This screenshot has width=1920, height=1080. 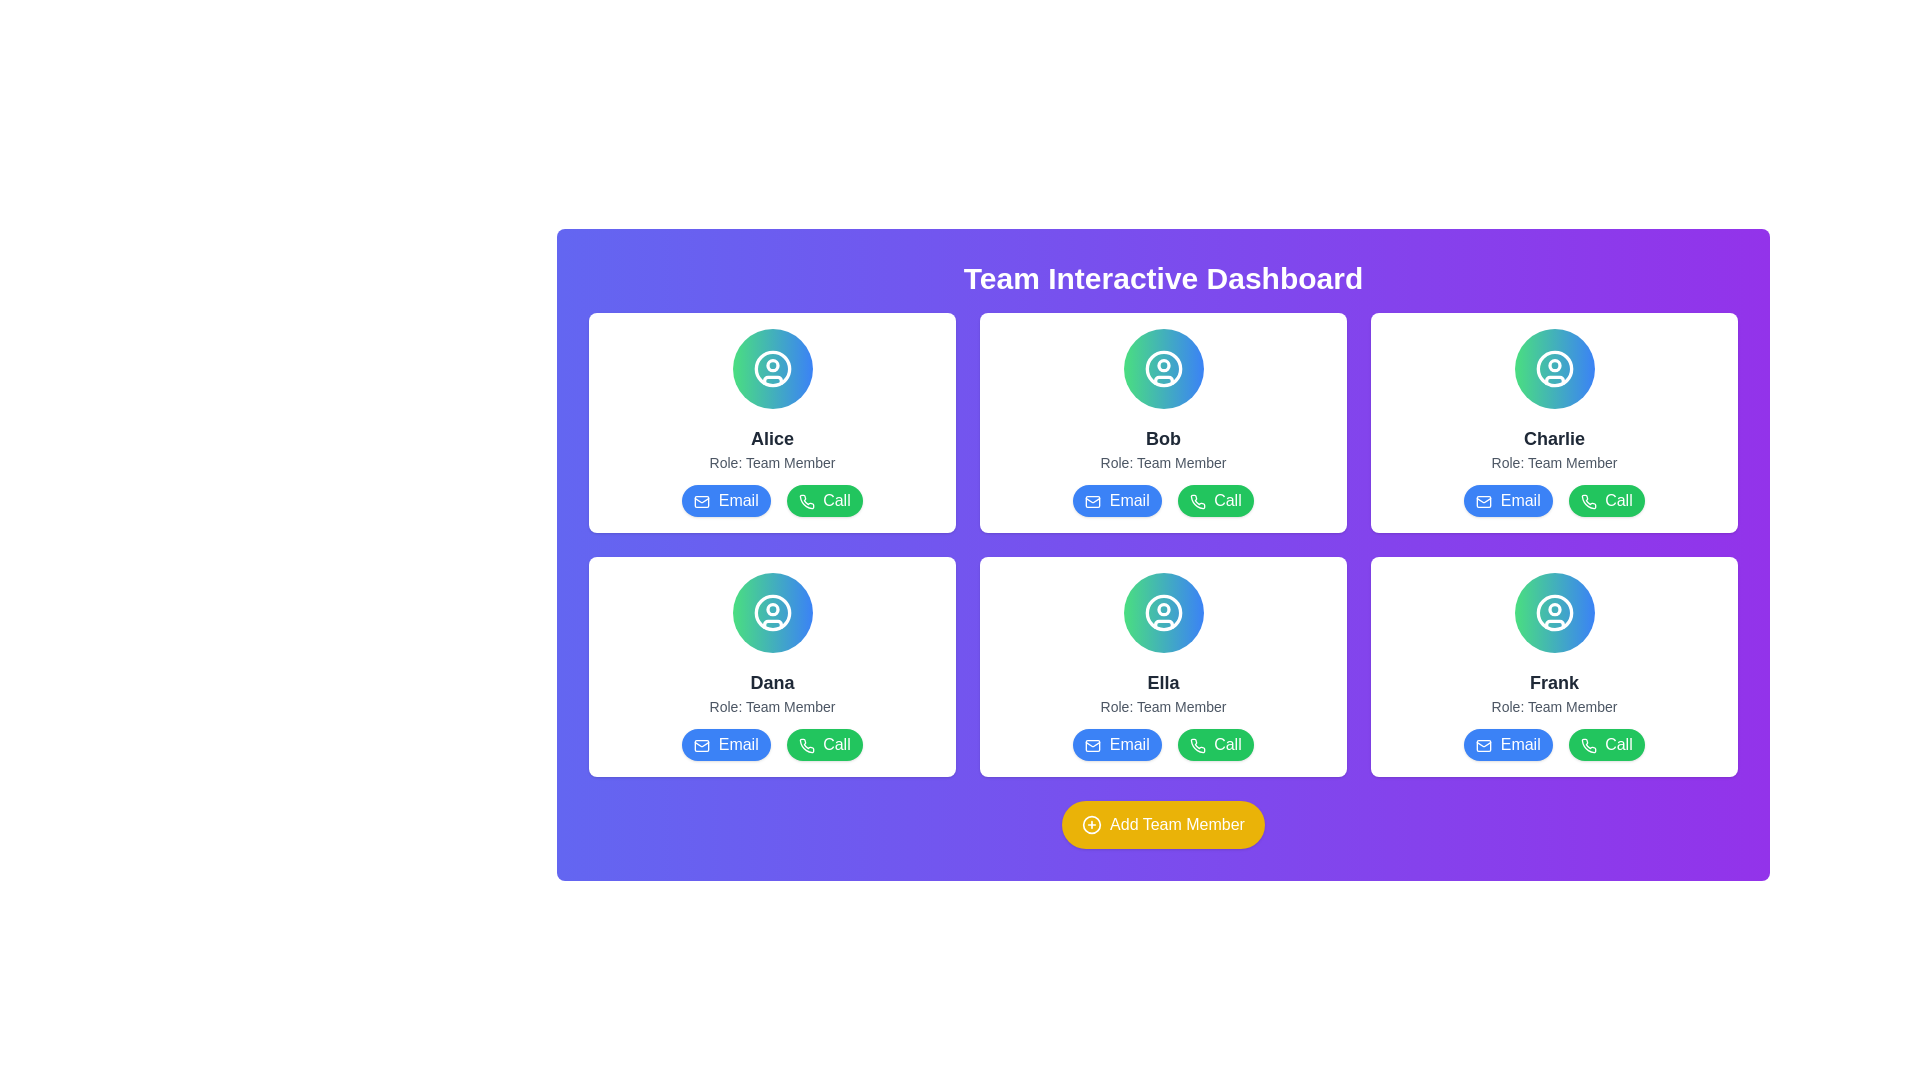 I want to click on the circular outline graphic component that enhances the visual appeal of Dana's avatar icon in the profile section, so click(x=771, y=612).